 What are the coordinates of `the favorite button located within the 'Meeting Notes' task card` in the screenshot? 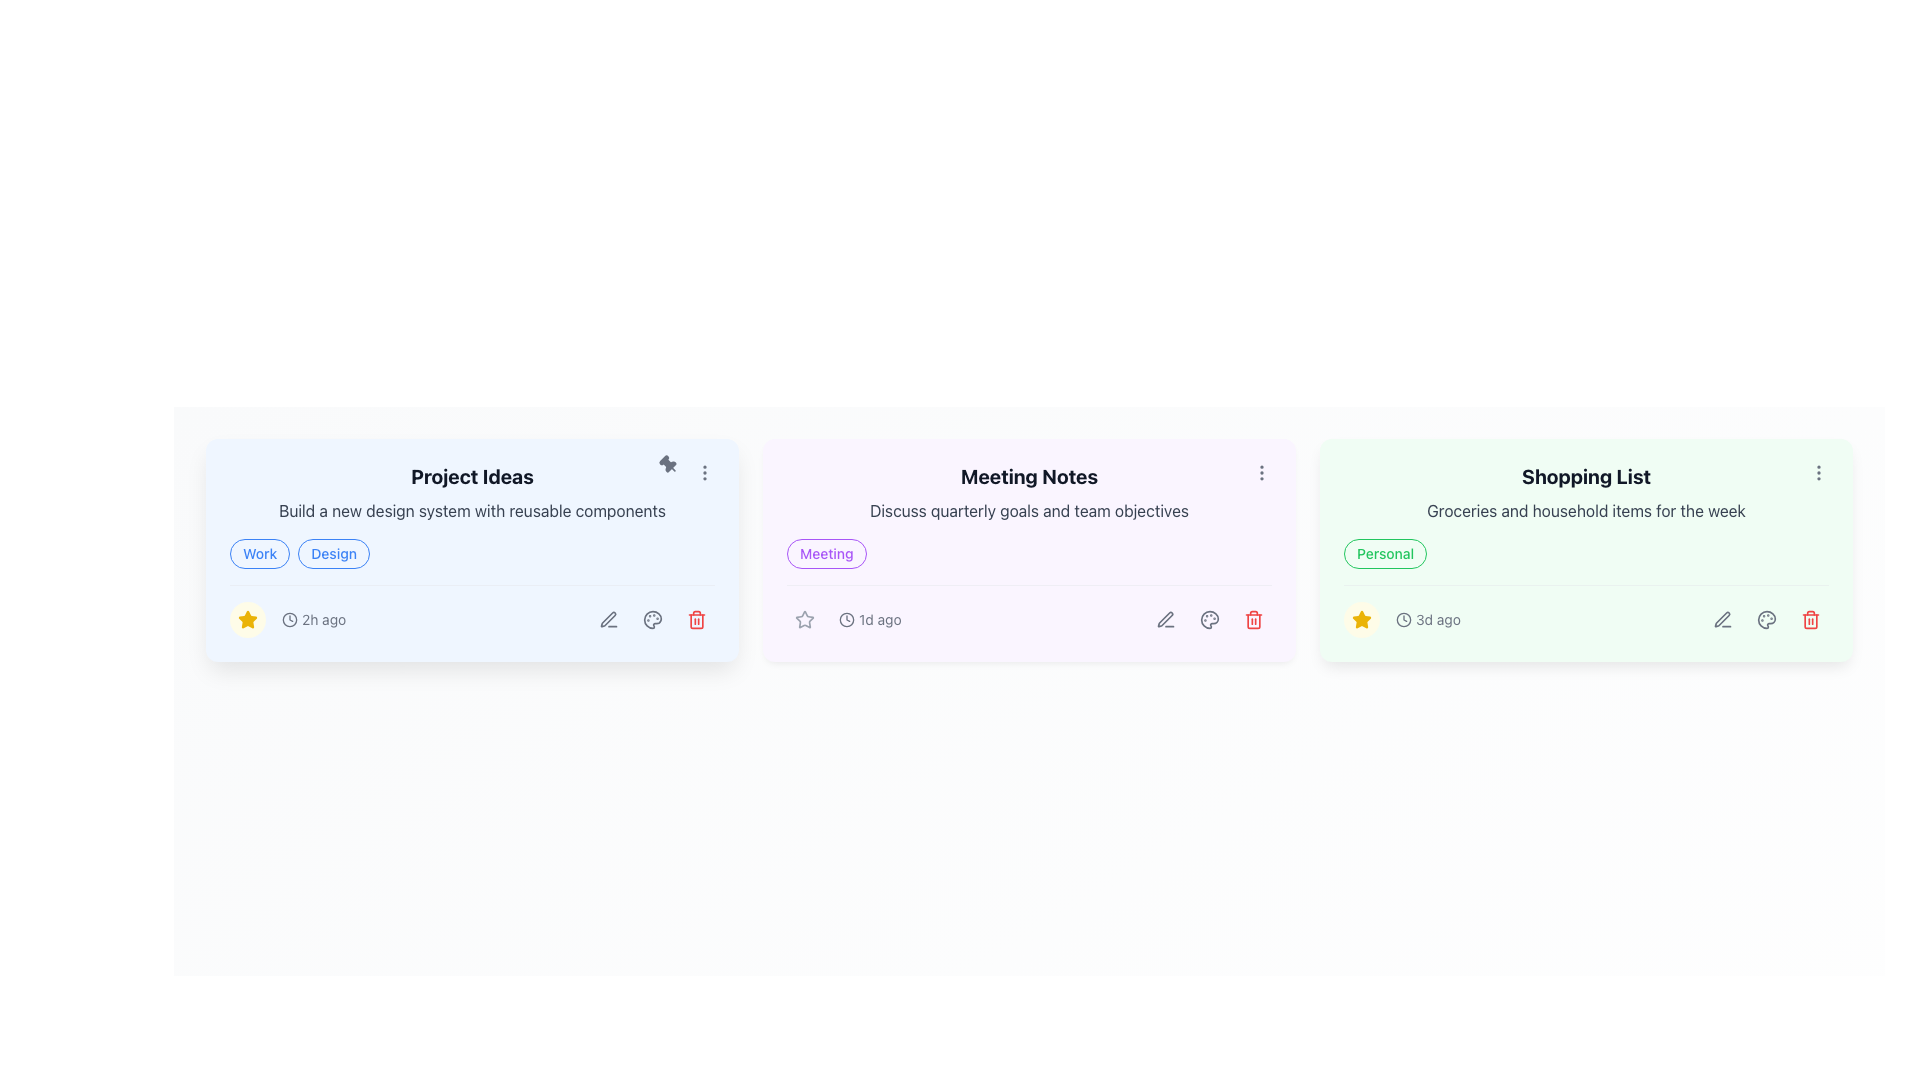 It's located at (805, 618).